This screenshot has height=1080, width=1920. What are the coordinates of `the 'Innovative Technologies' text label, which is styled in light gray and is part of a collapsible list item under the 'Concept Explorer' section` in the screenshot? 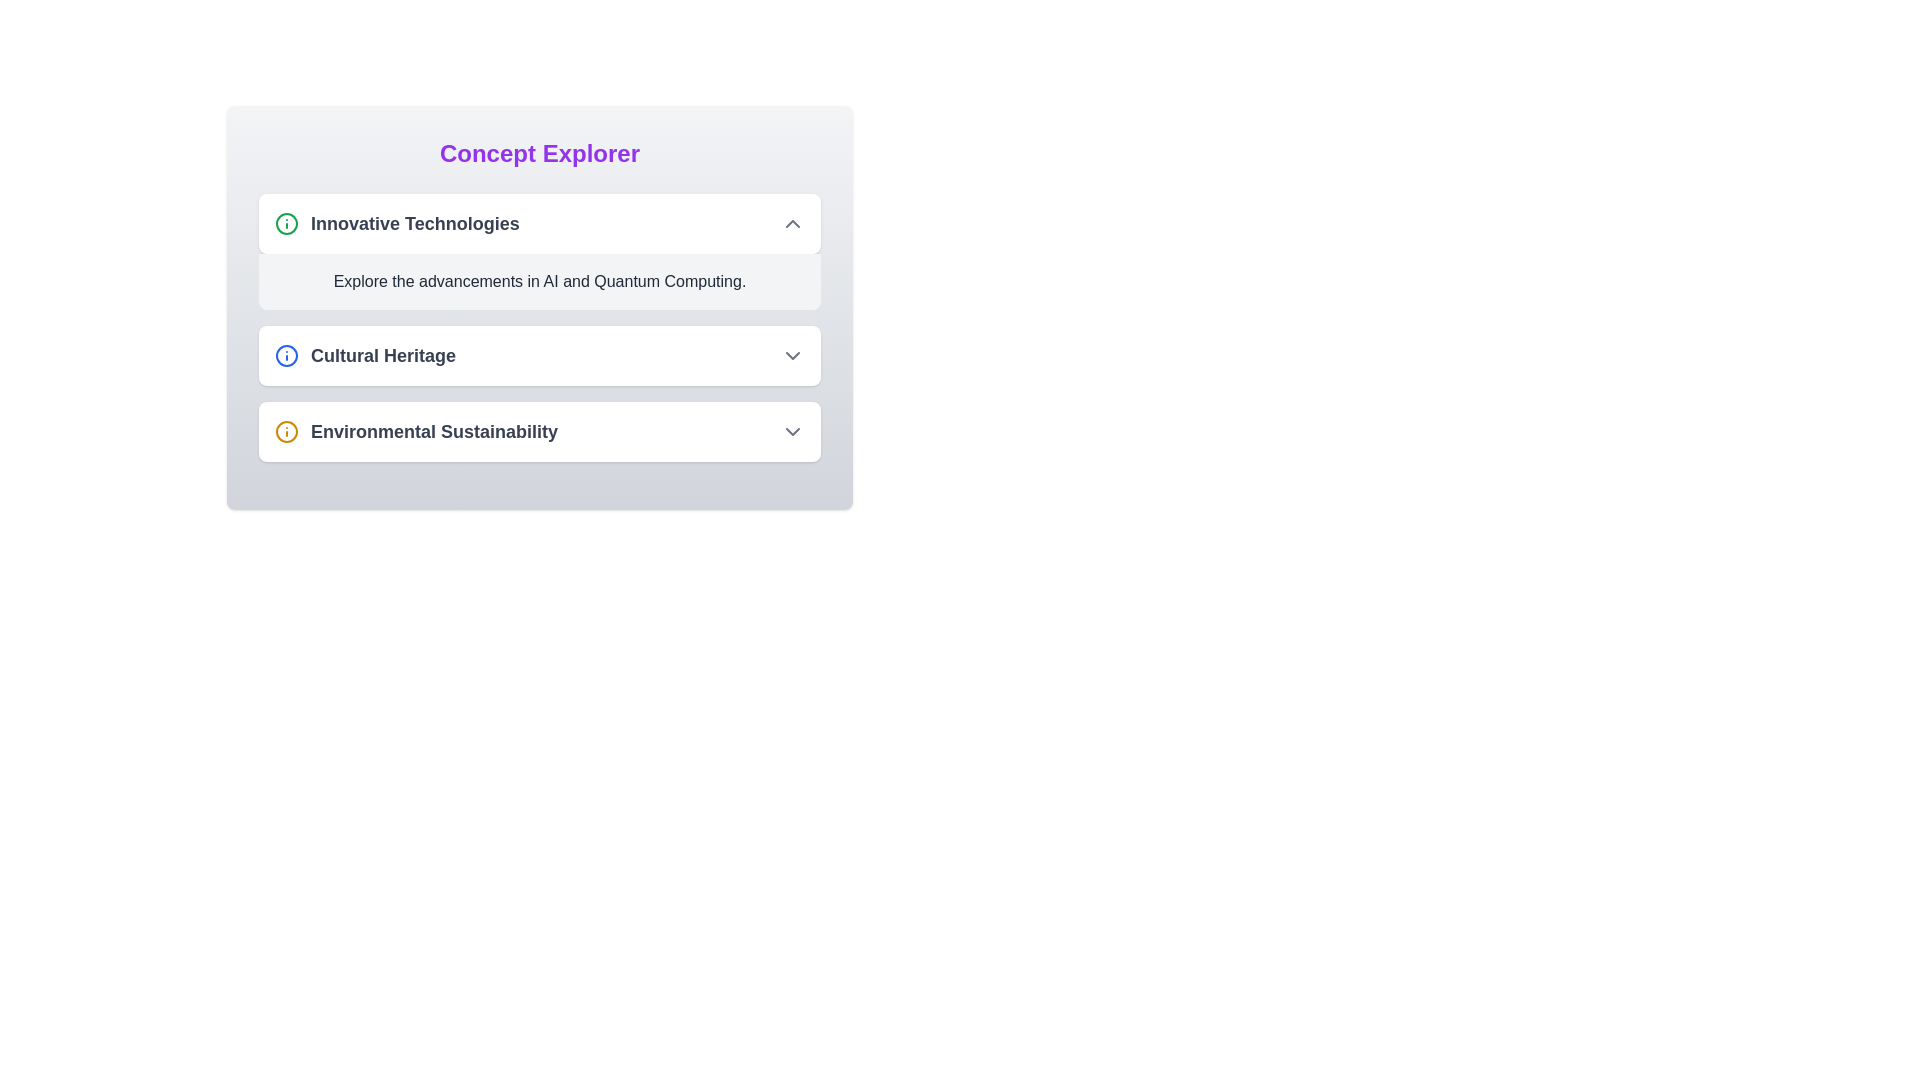 It's located at (414, 223).